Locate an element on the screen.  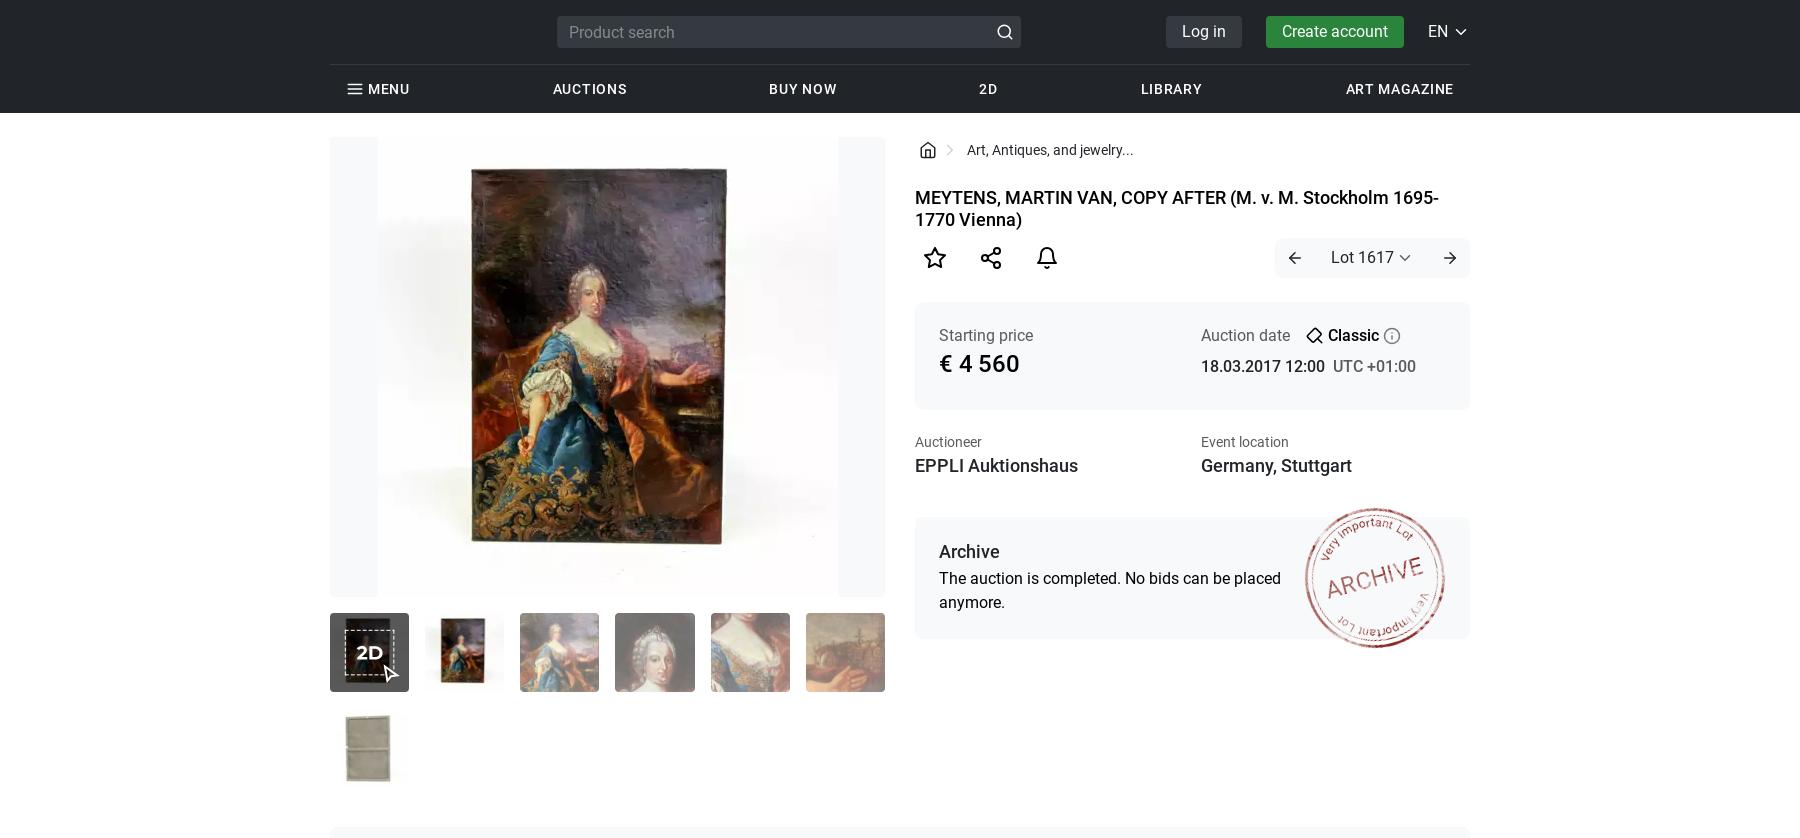
'Auction date' is located at coordinates (1244, 334).